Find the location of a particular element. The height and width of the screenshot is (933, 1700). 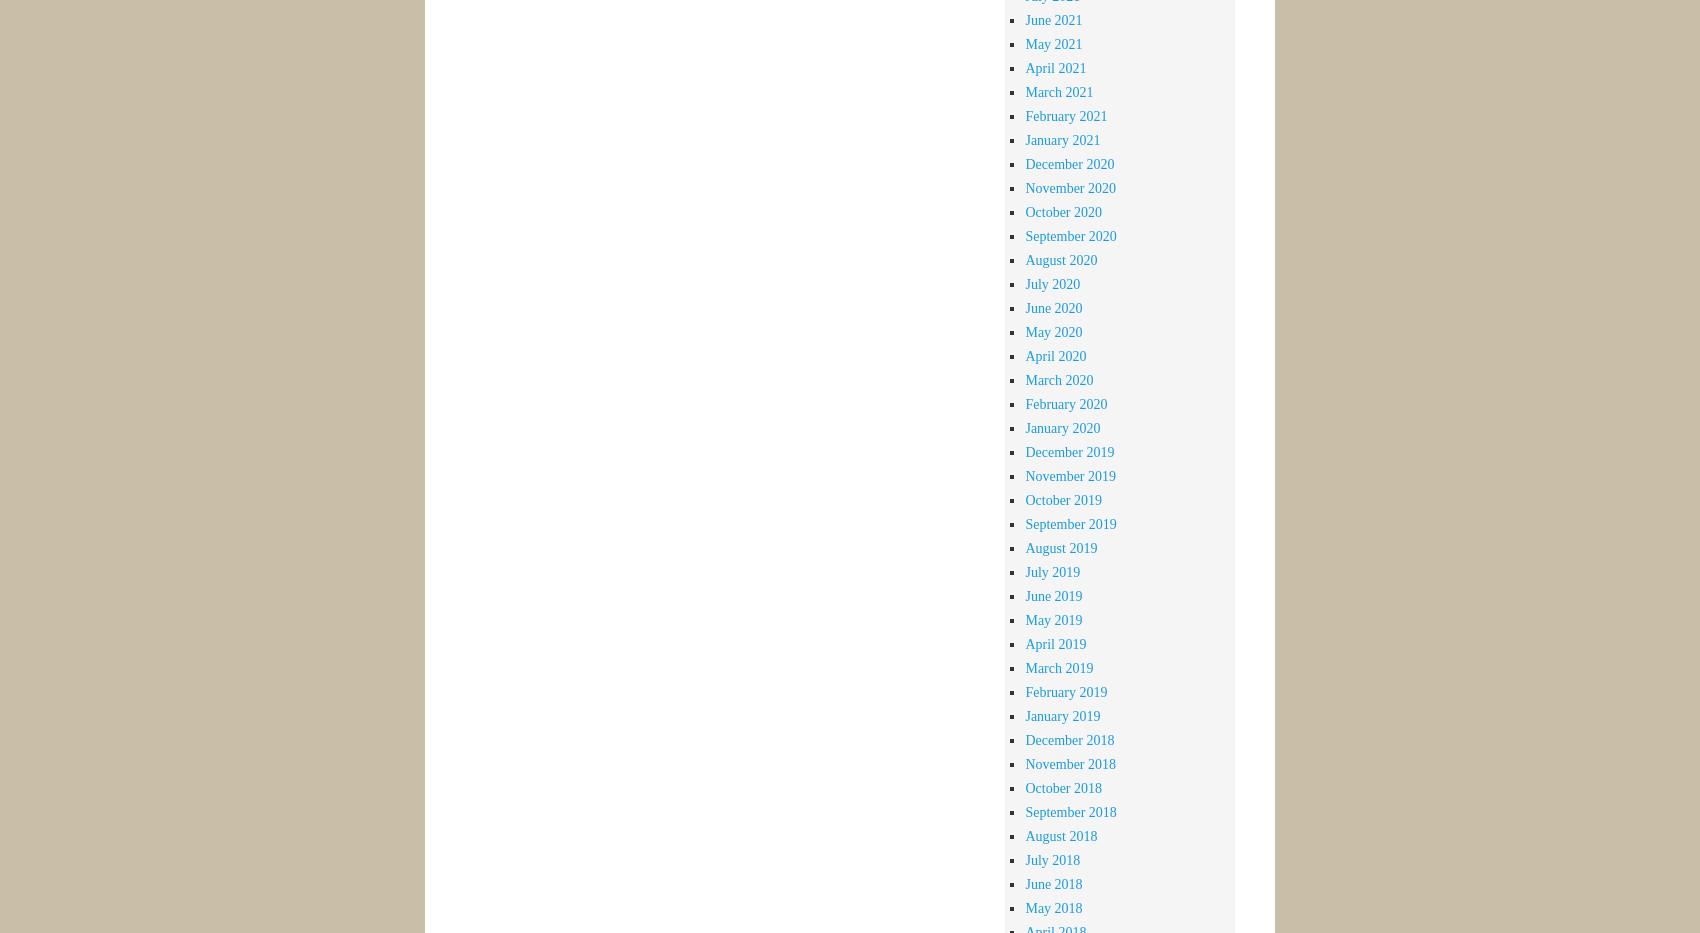

'December 2019' is located at coordinates (1023, 450).